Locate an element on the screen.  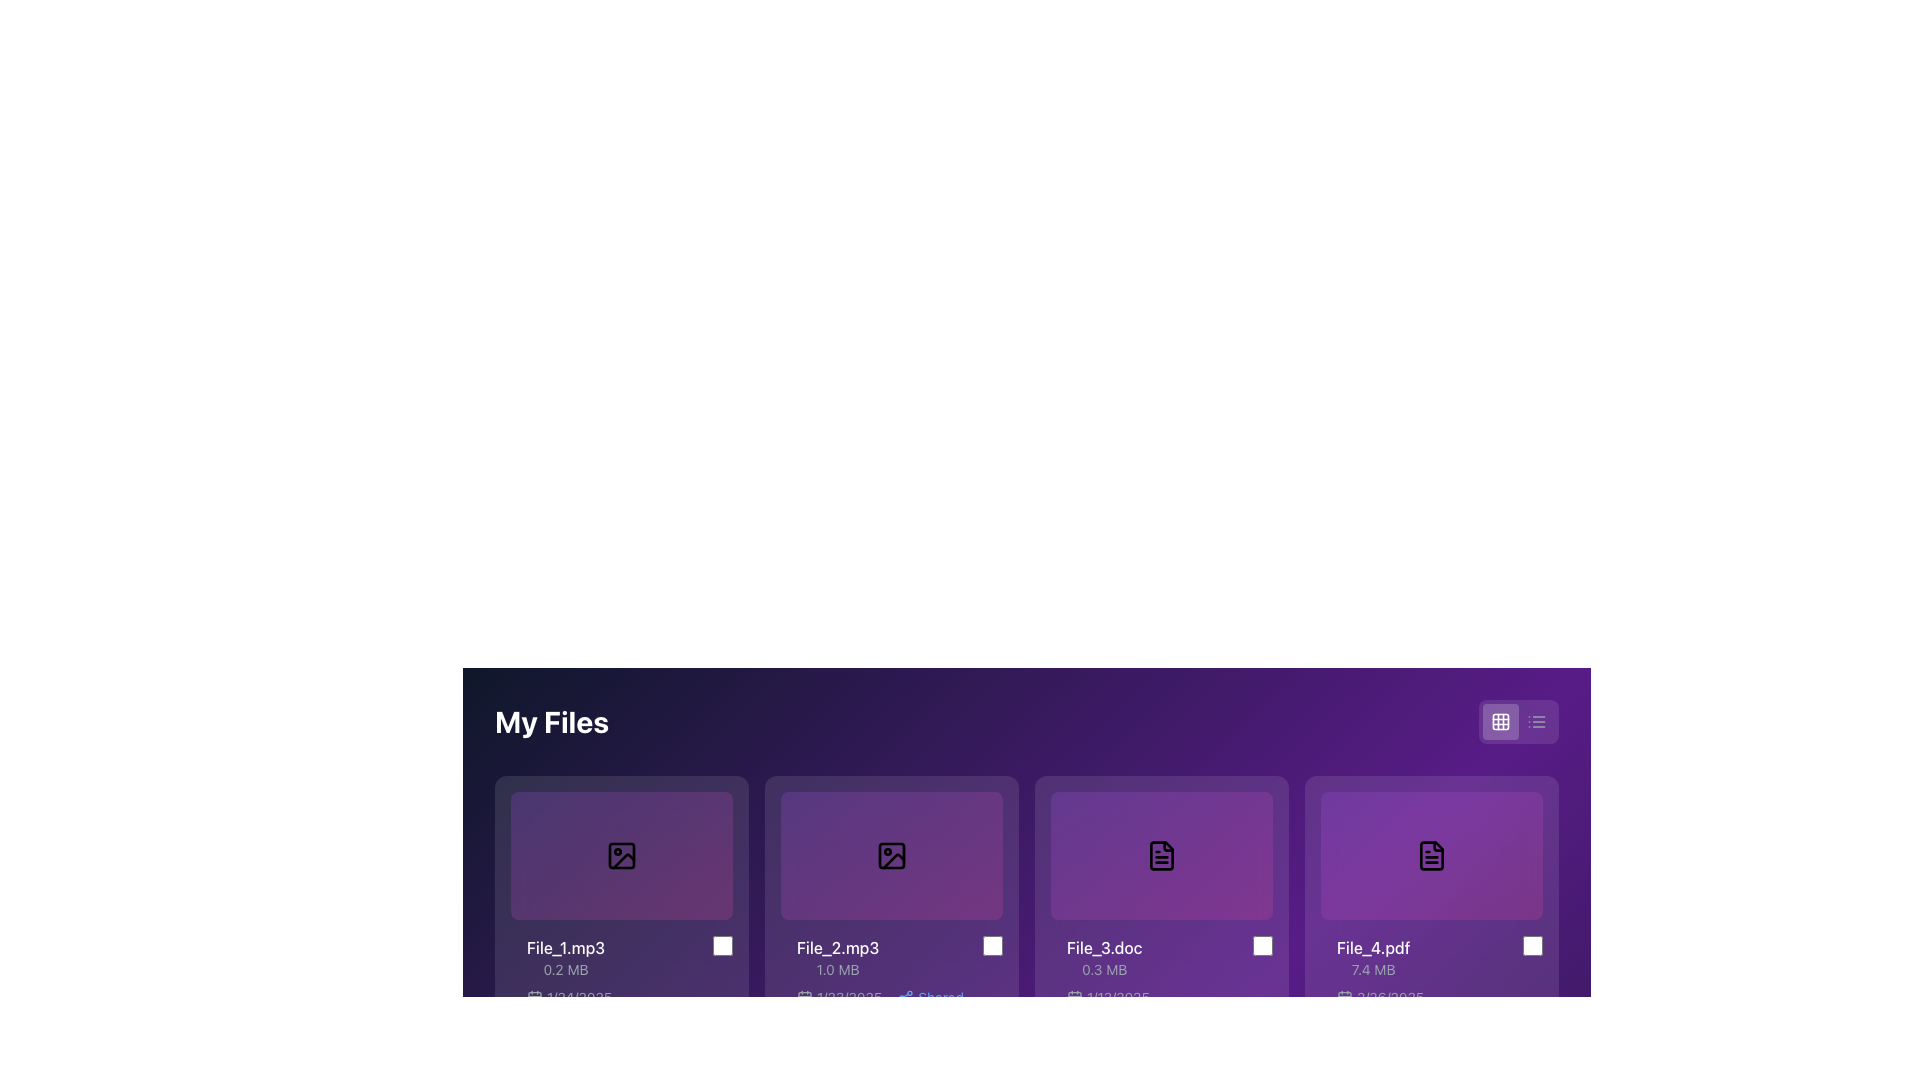
the Label with icon displaying the date '1/24/2025' located under the 'File_1.mp3' label in the 'My Files' section is located at coordinates (628, 998).